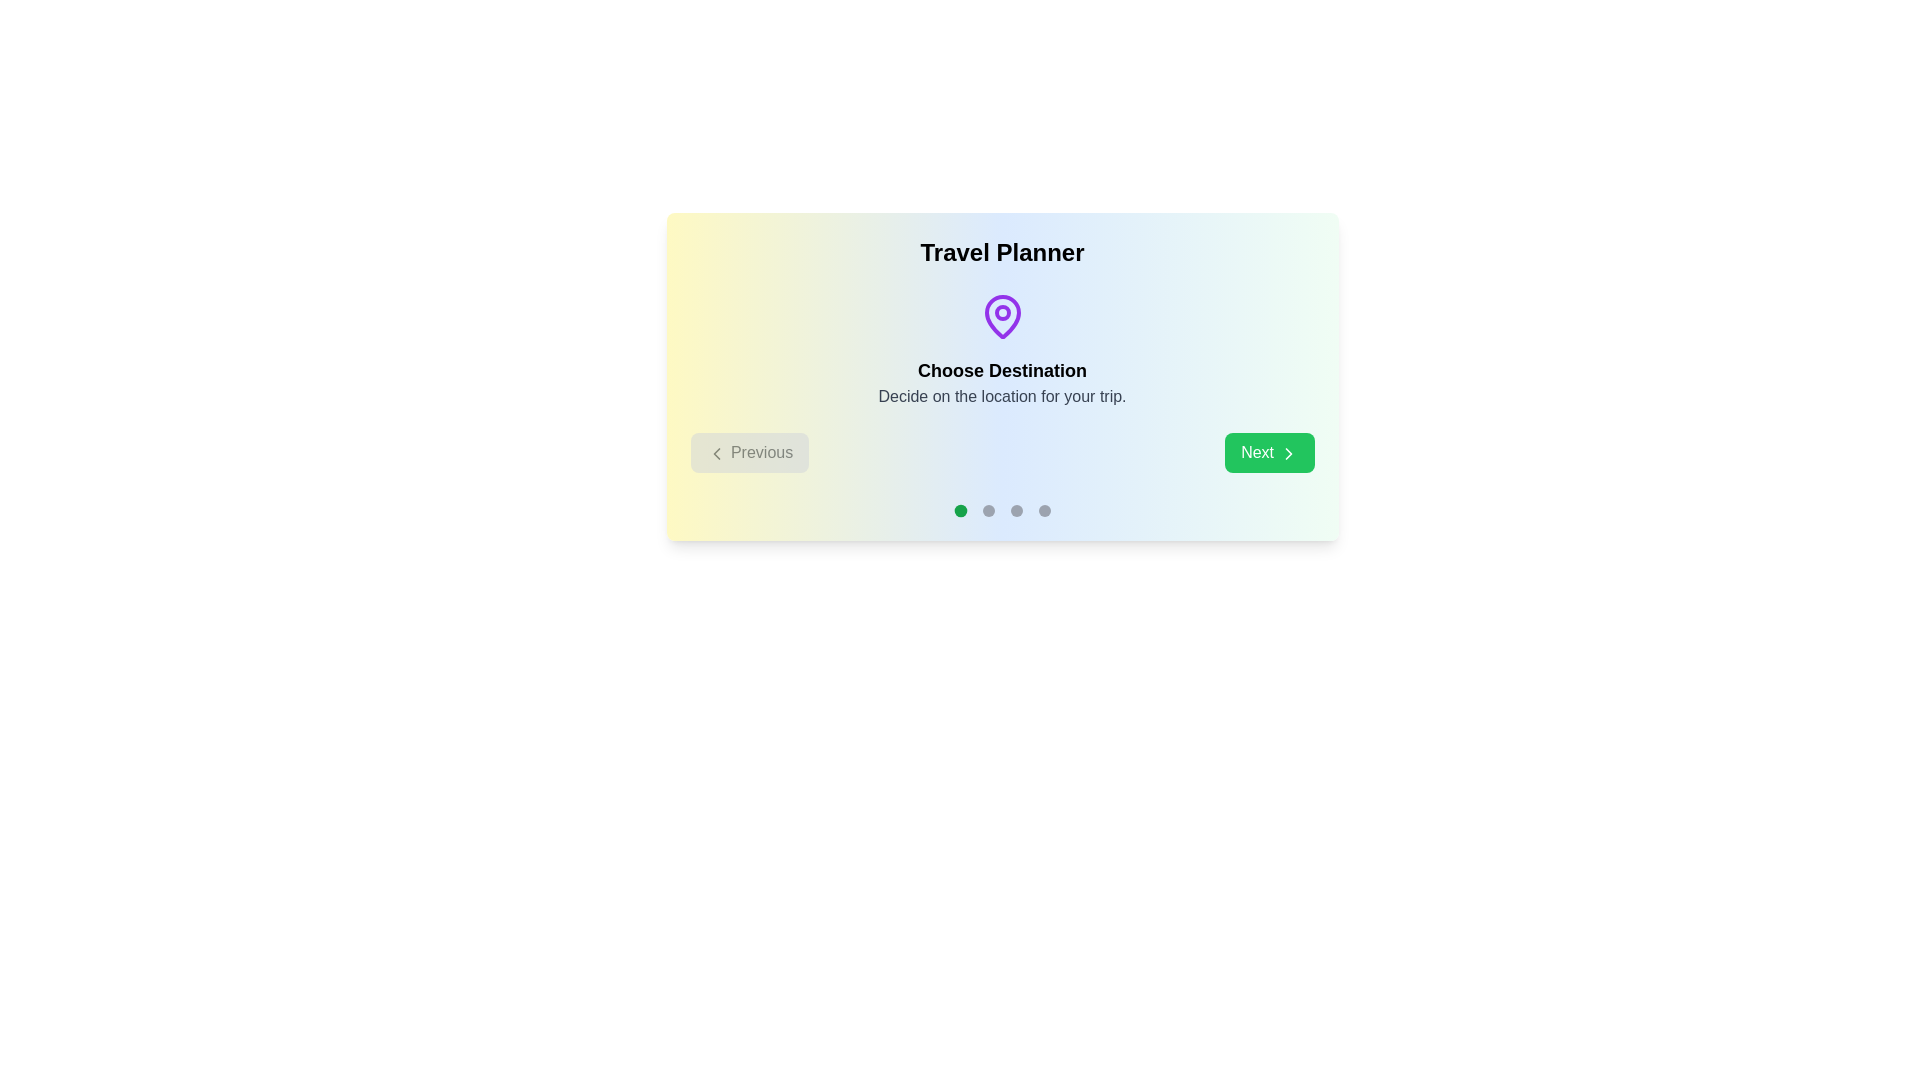  Describe the element at coordinates (1002, 315) in the screenshot. I see `the map pin icon, which serves as a visual identifier for setting a location or destination, positioned above the 'Choose Destination' text` at that location.